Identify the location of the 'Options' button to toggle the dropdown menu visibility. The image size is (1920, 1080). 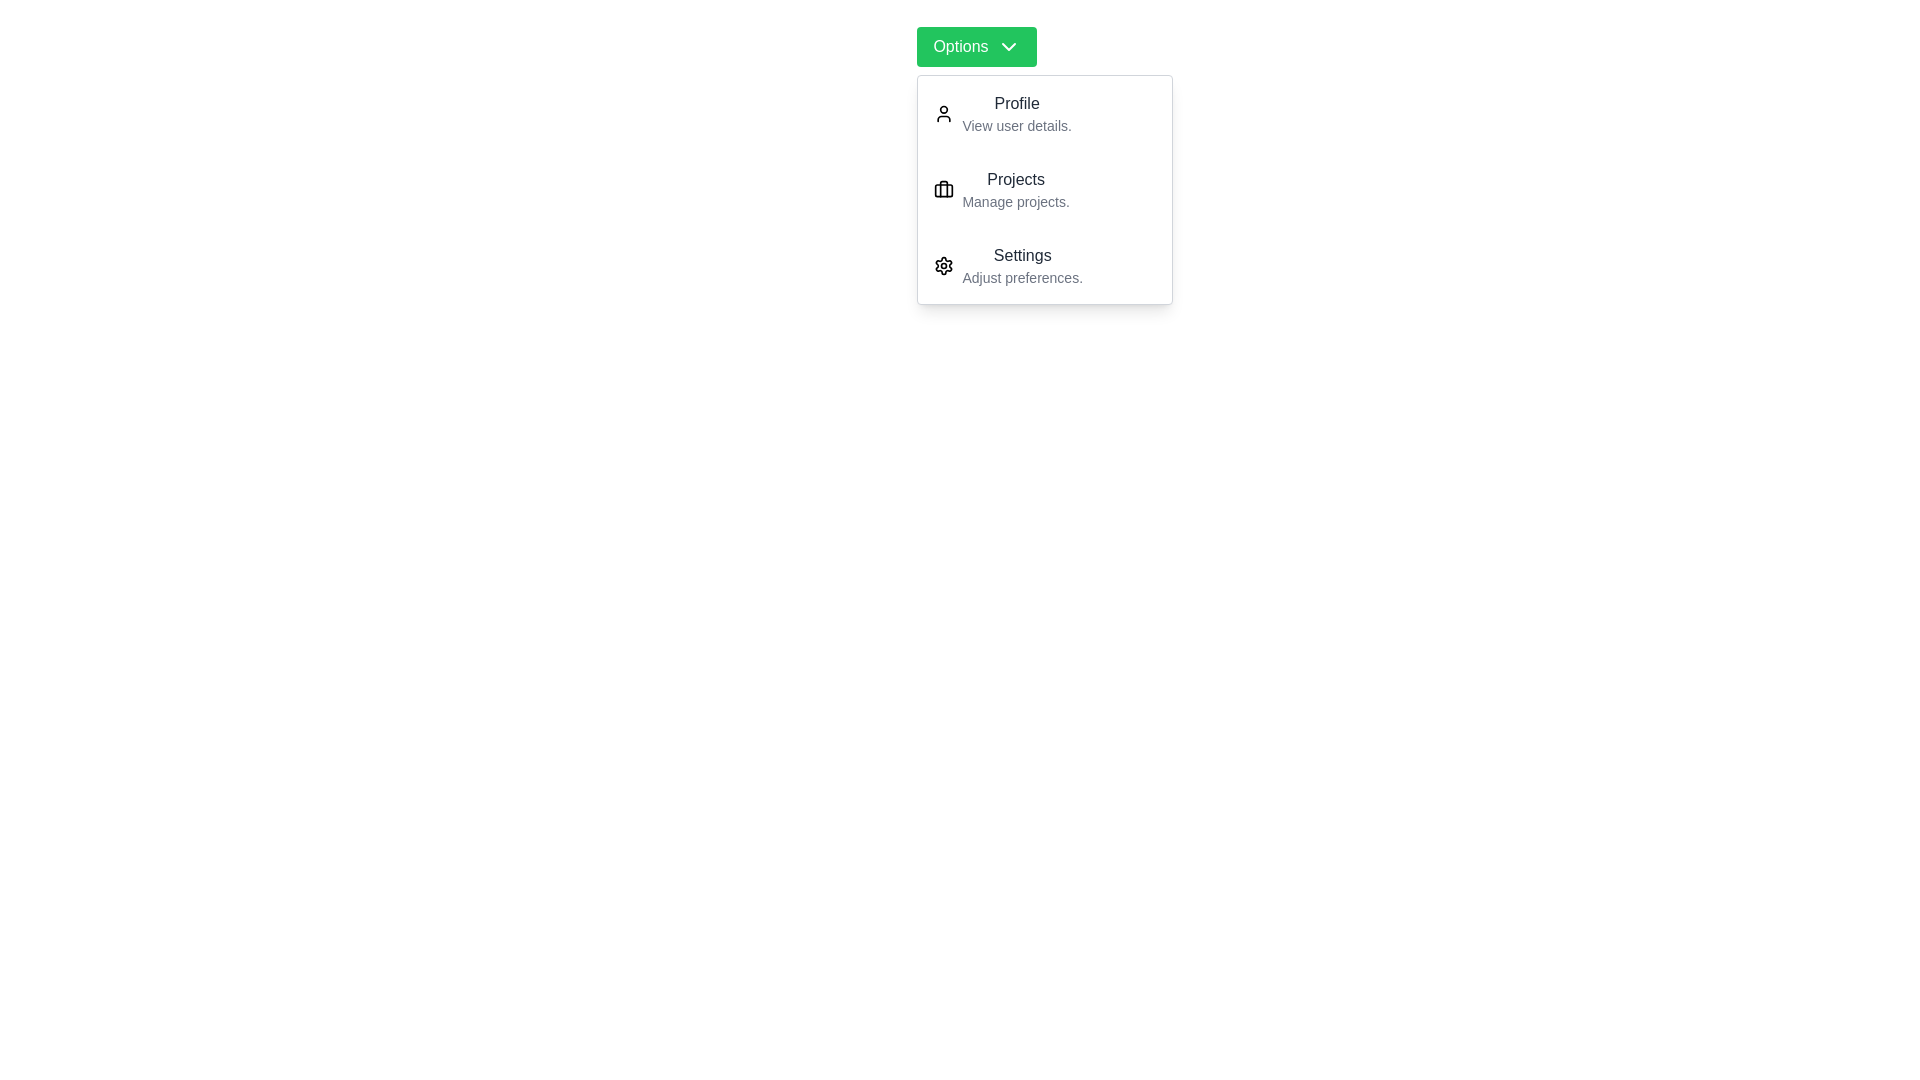
(975, 45).